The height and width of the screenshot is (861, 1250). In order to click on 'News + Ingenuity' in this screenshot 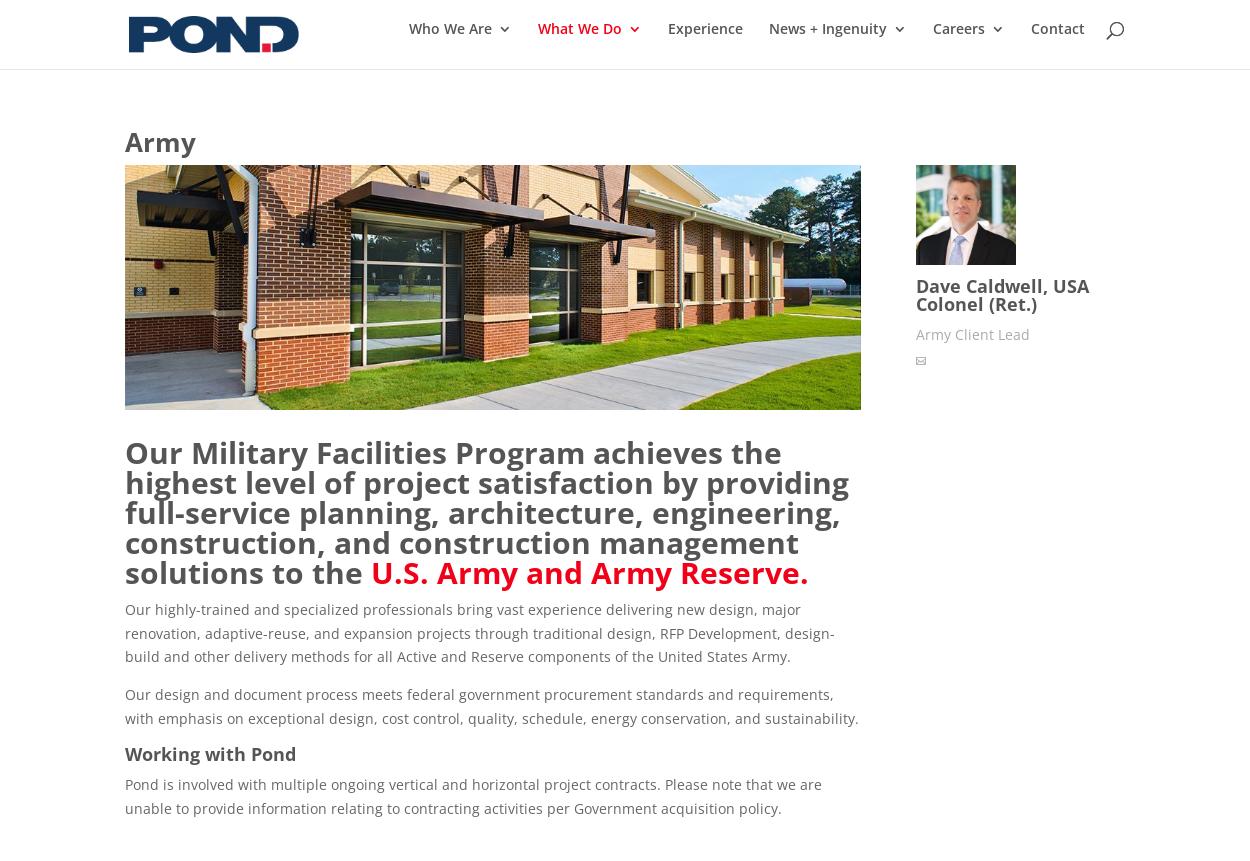, I will do `click(827, 39)`.